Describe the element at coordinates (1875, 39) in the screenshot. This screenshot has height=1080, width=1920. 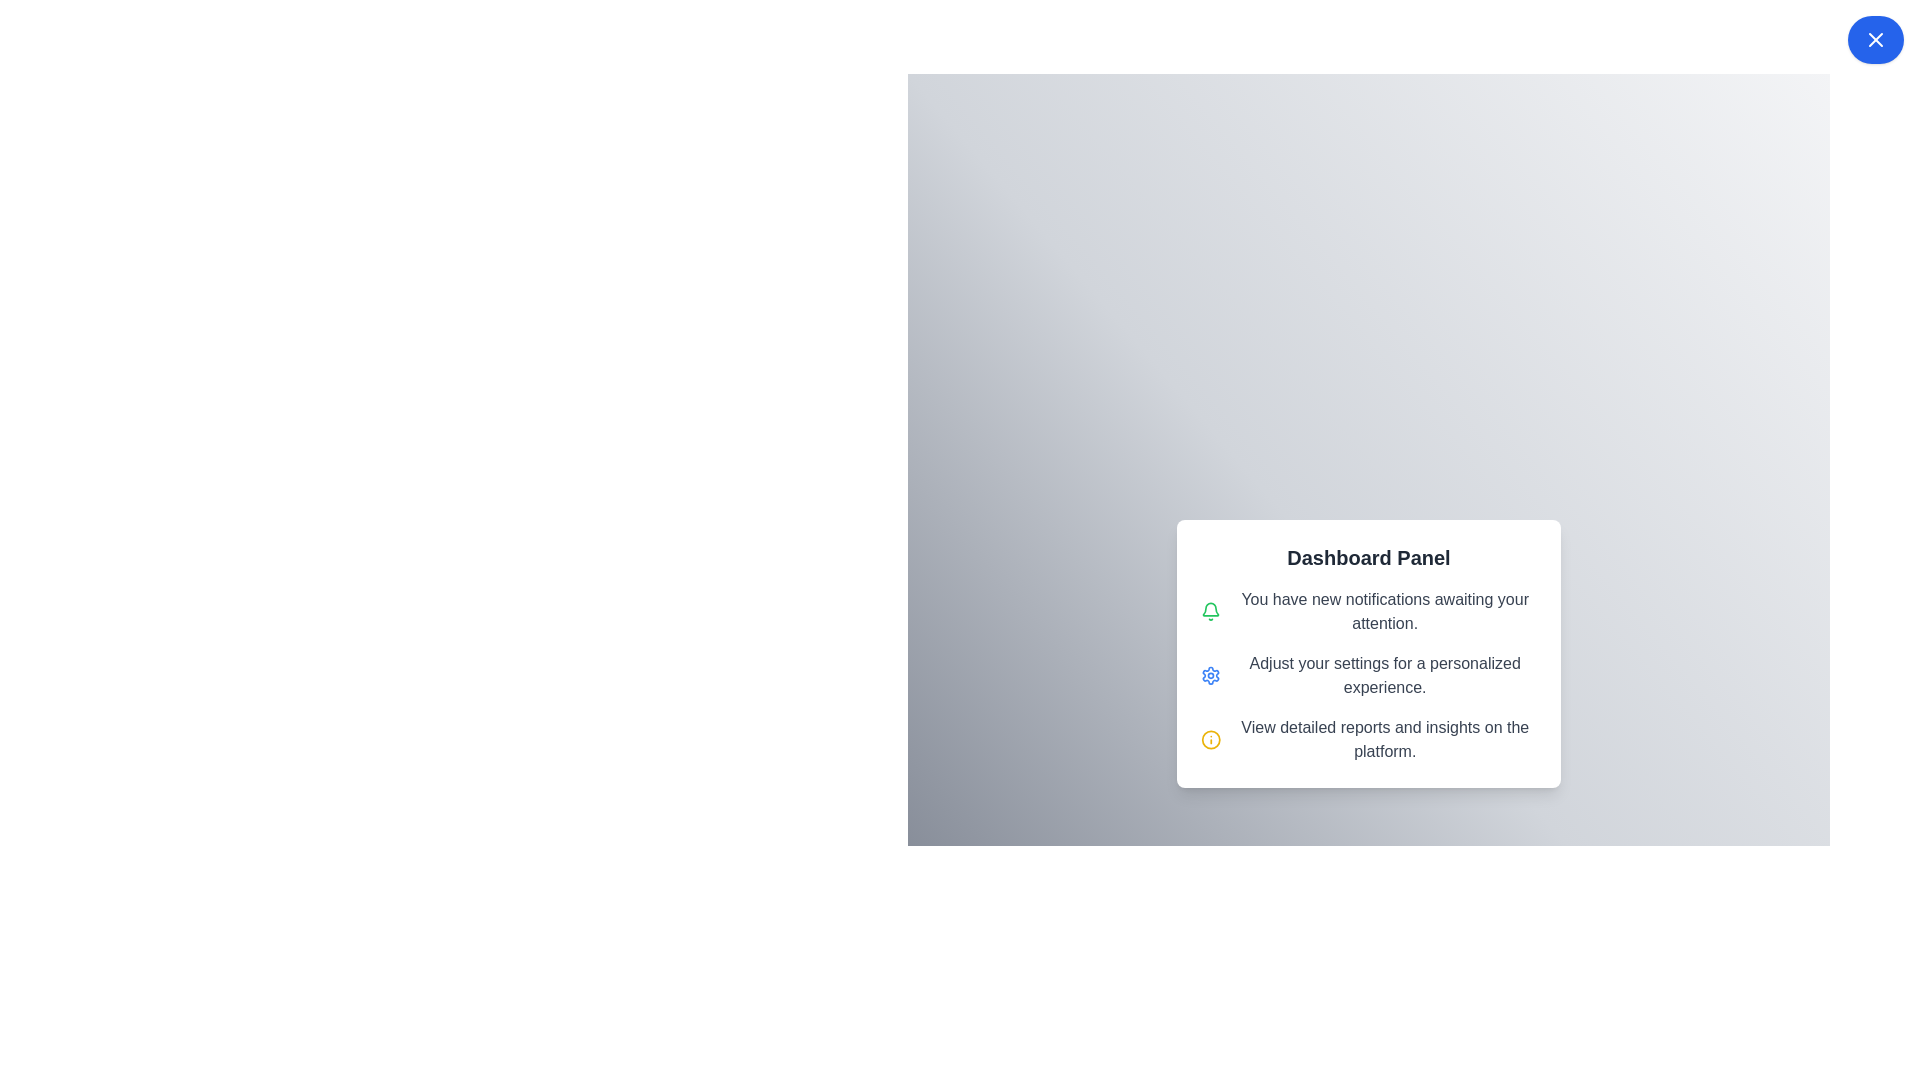
I see `the close button located in the top-right corner of the interface to observe its hover effect` at that location.